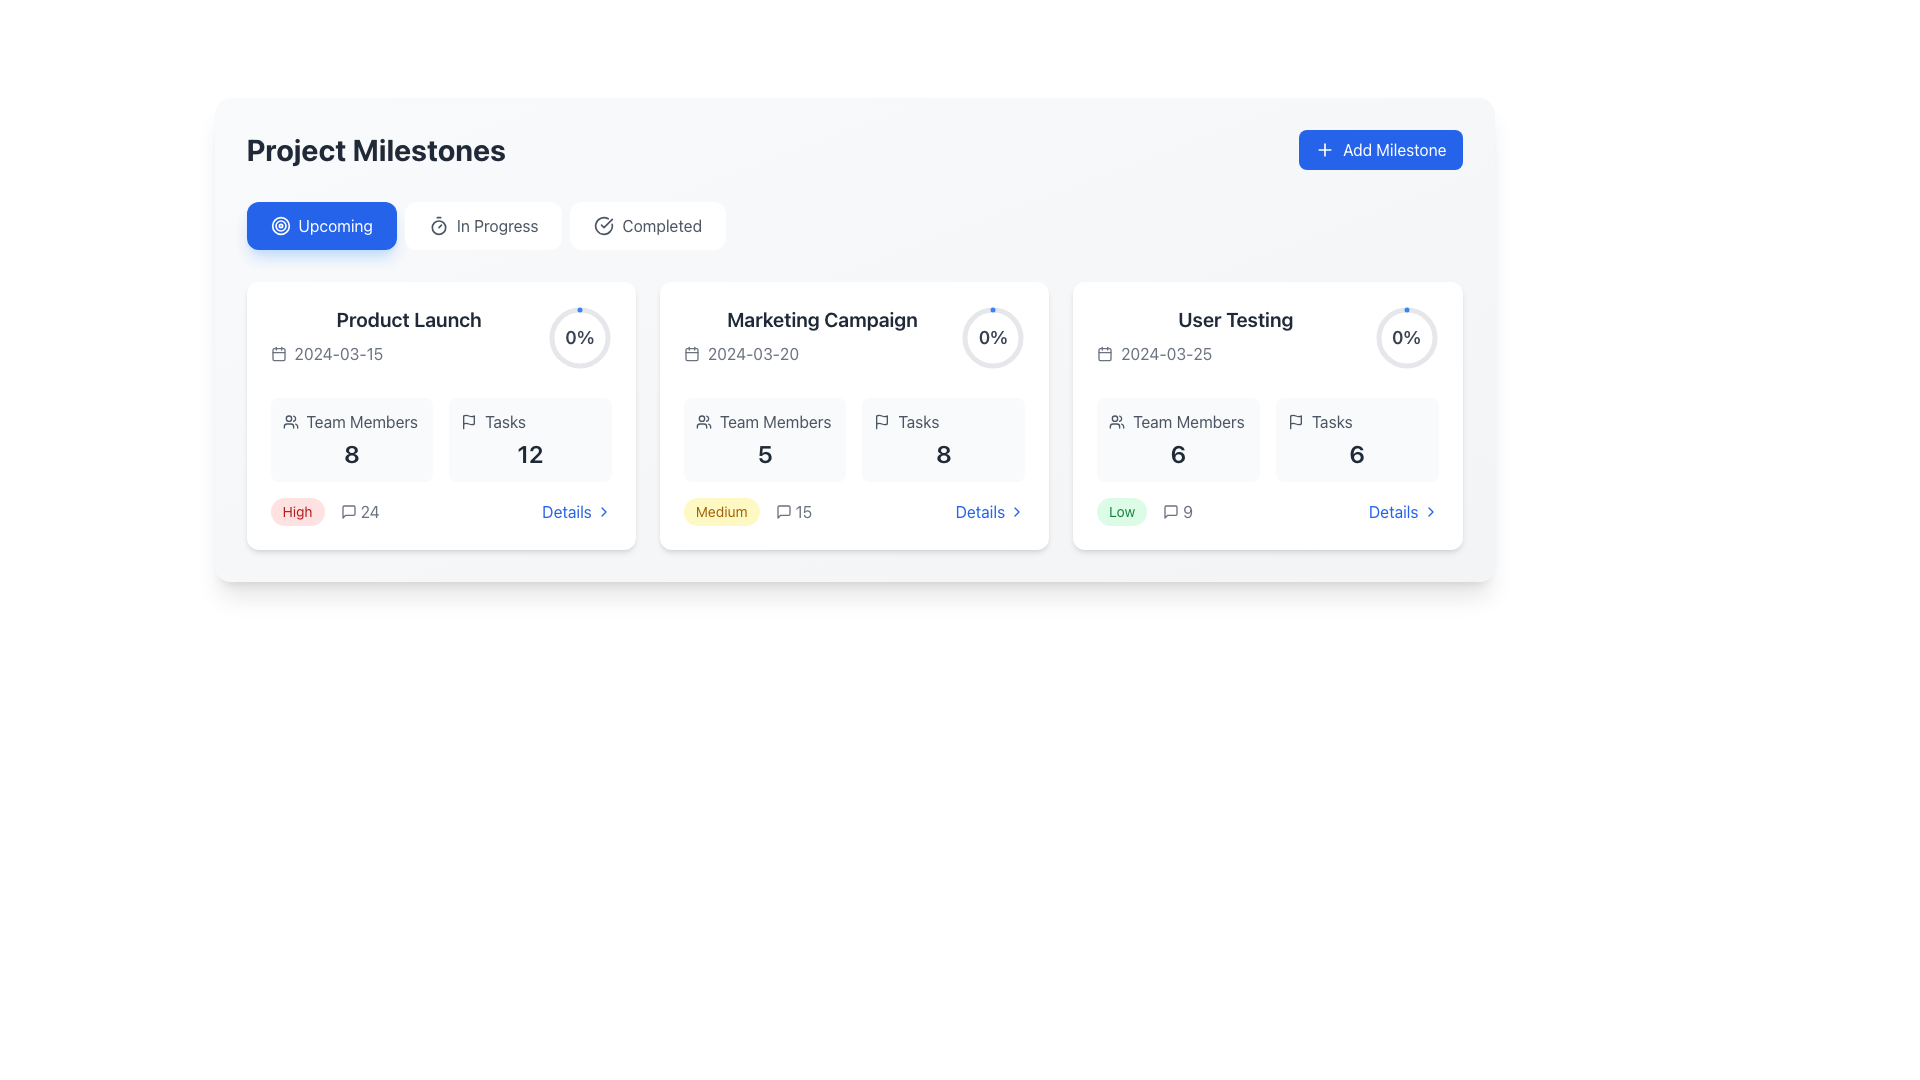  Describe the element at coordinates (468, 420) in the screenshot. I see `the flag icon located to the left of the text 'Tasks', which features a modern minimalist design with a thin stroke and rounded corners` at that location.